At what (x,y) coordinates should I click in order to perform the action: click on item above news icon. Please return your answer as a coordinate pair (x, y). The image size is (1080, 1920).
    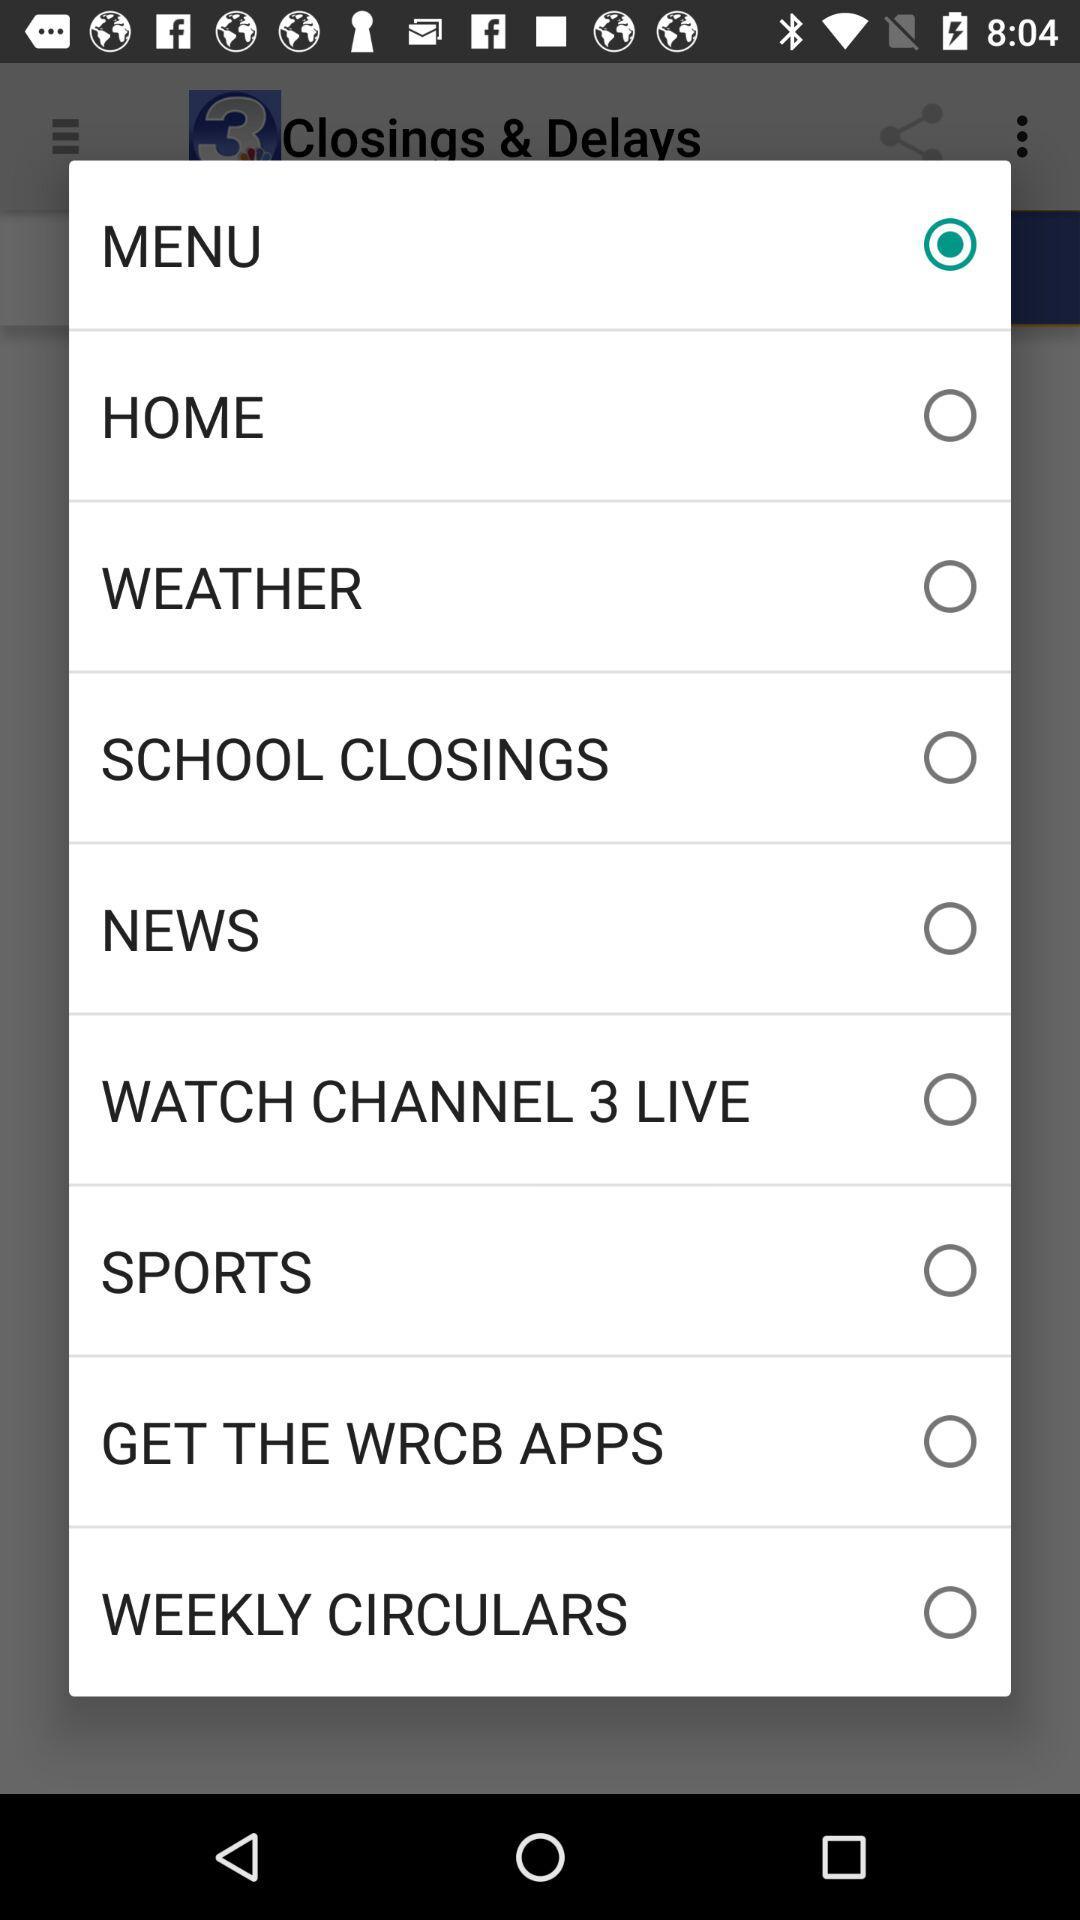
    Looking at the image, I should click on (540, 756).